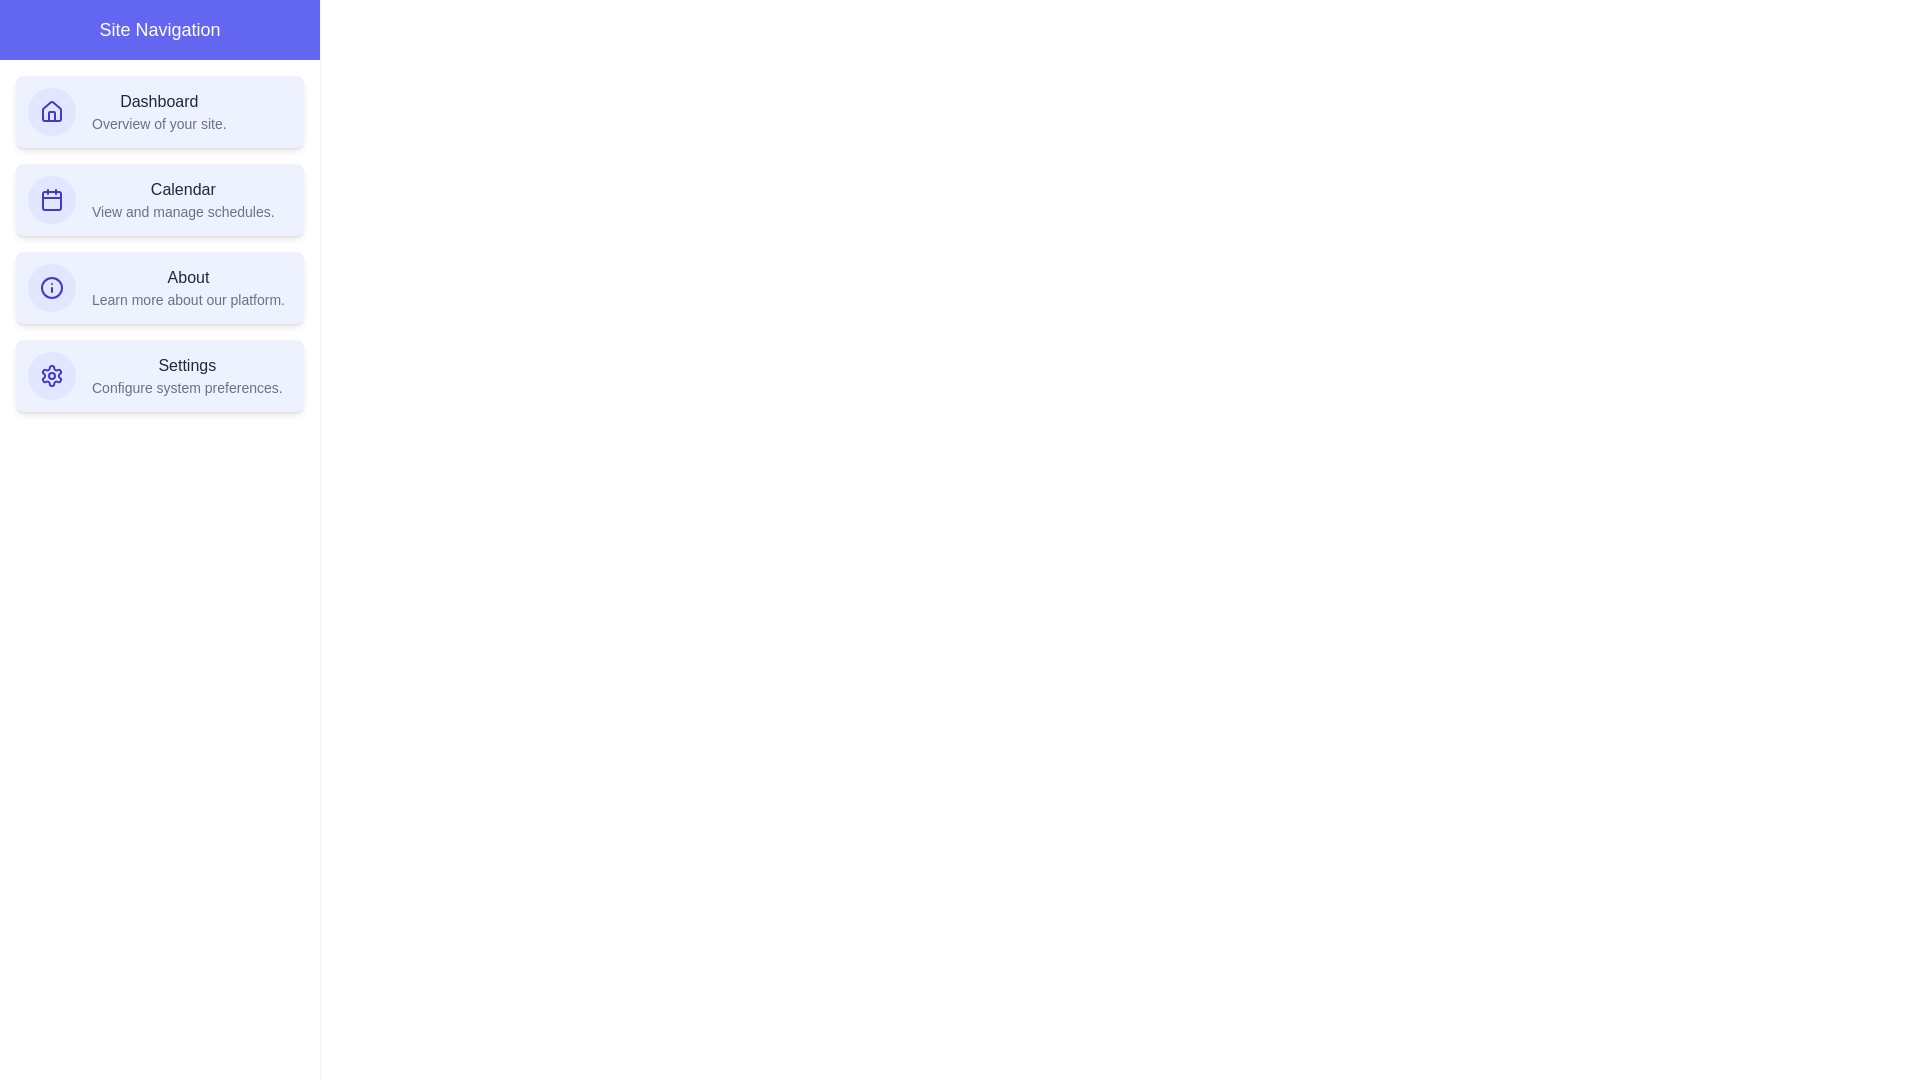  I want to click on the navigation item Dashboard to observe its hover state, so click(158, 111).